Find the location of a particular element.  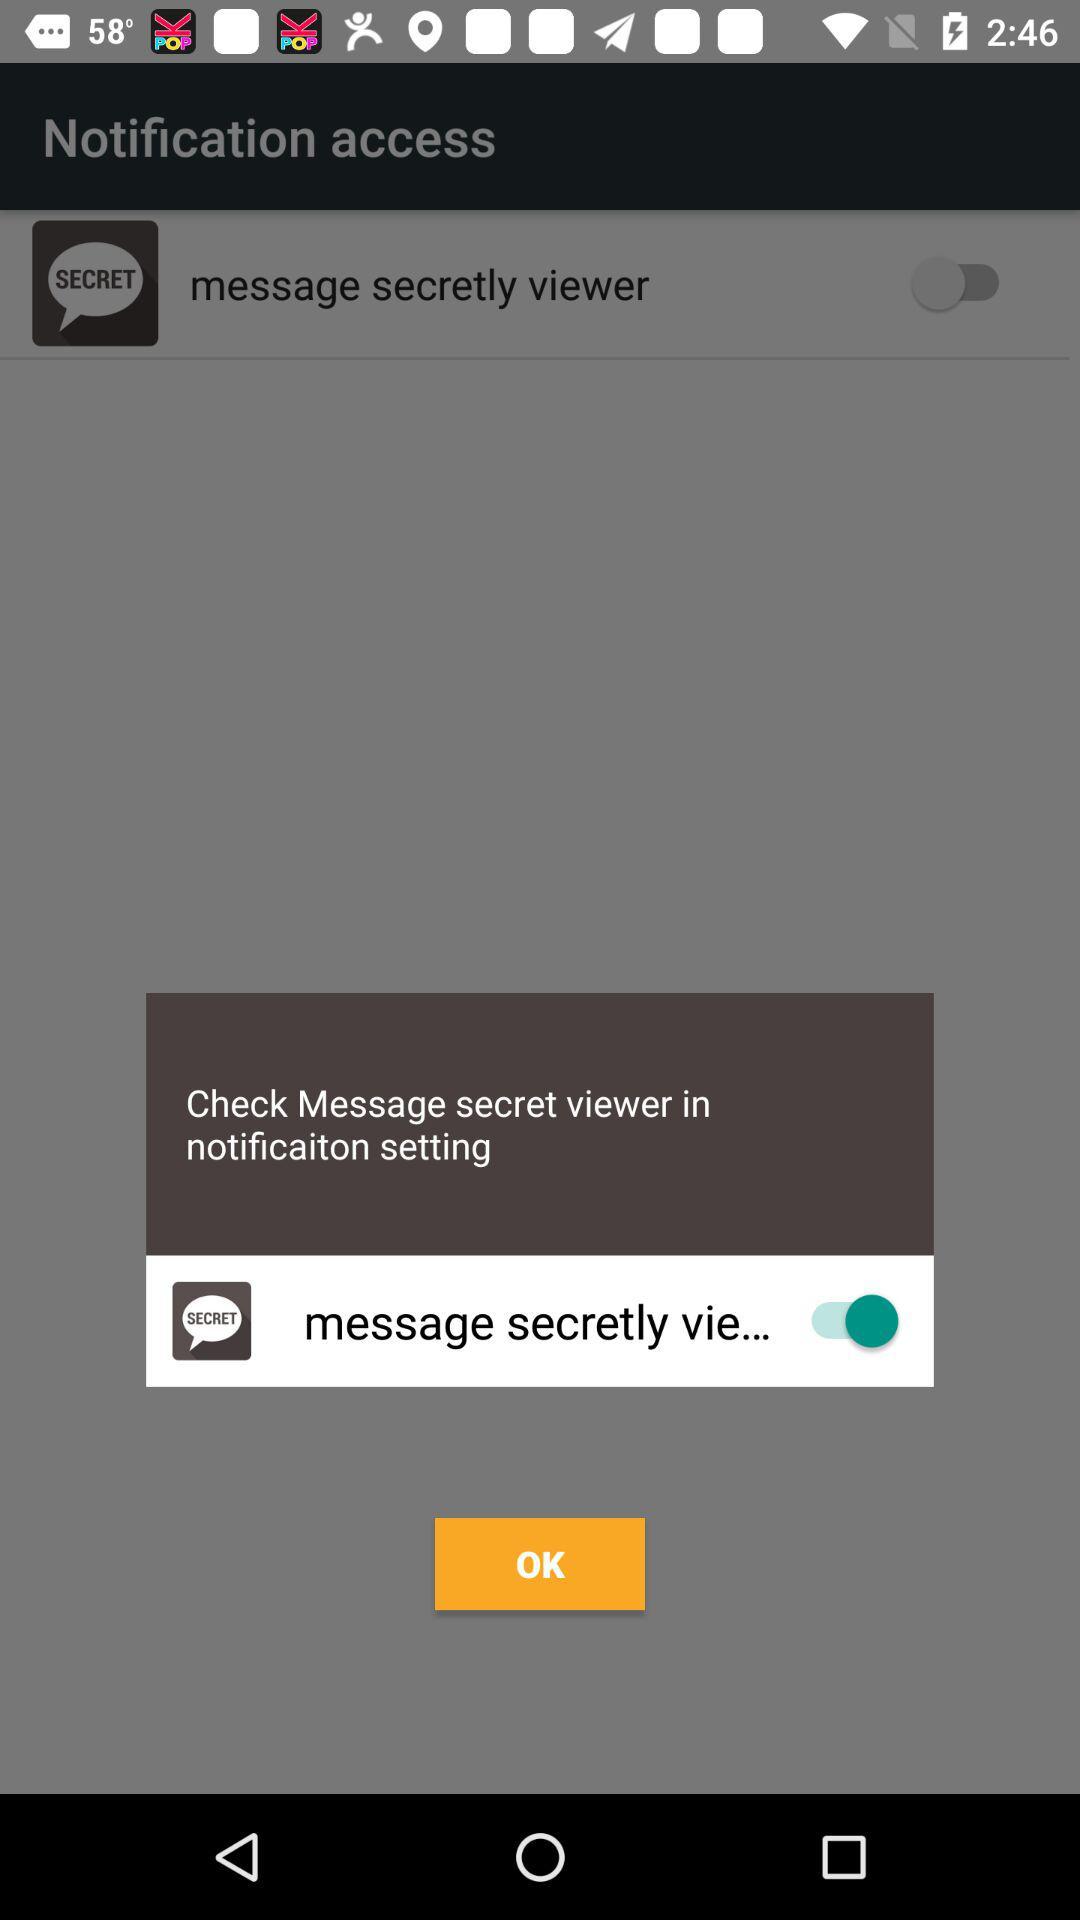

the ok item is located at coordinates (540, 1563).